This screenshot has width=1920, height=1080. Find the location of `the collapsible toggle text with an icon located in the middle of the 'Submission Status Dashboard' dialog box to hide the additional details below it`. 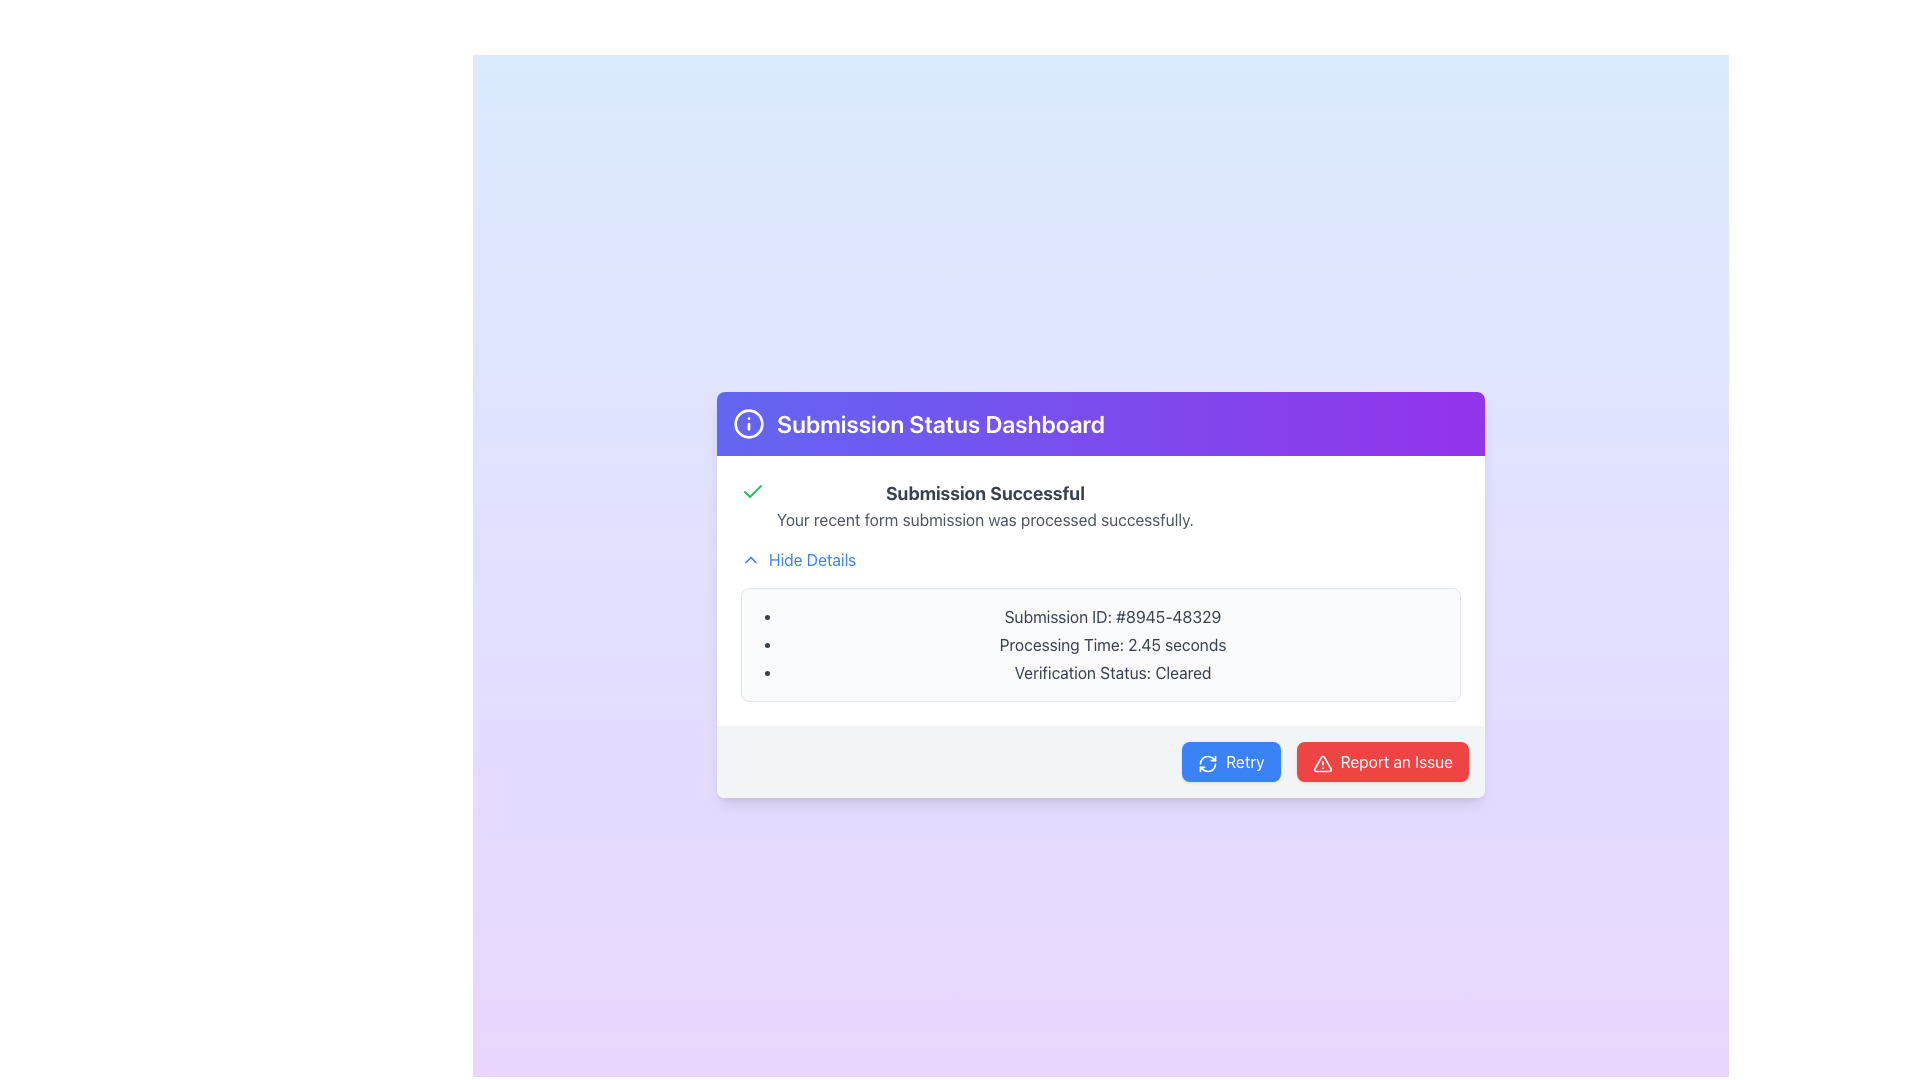

the collapsible toggle text with an icon located in the middle of the 'Submission Status Dashboard' dialog box to hide the additional details below it is located at coordinates (797, 559).